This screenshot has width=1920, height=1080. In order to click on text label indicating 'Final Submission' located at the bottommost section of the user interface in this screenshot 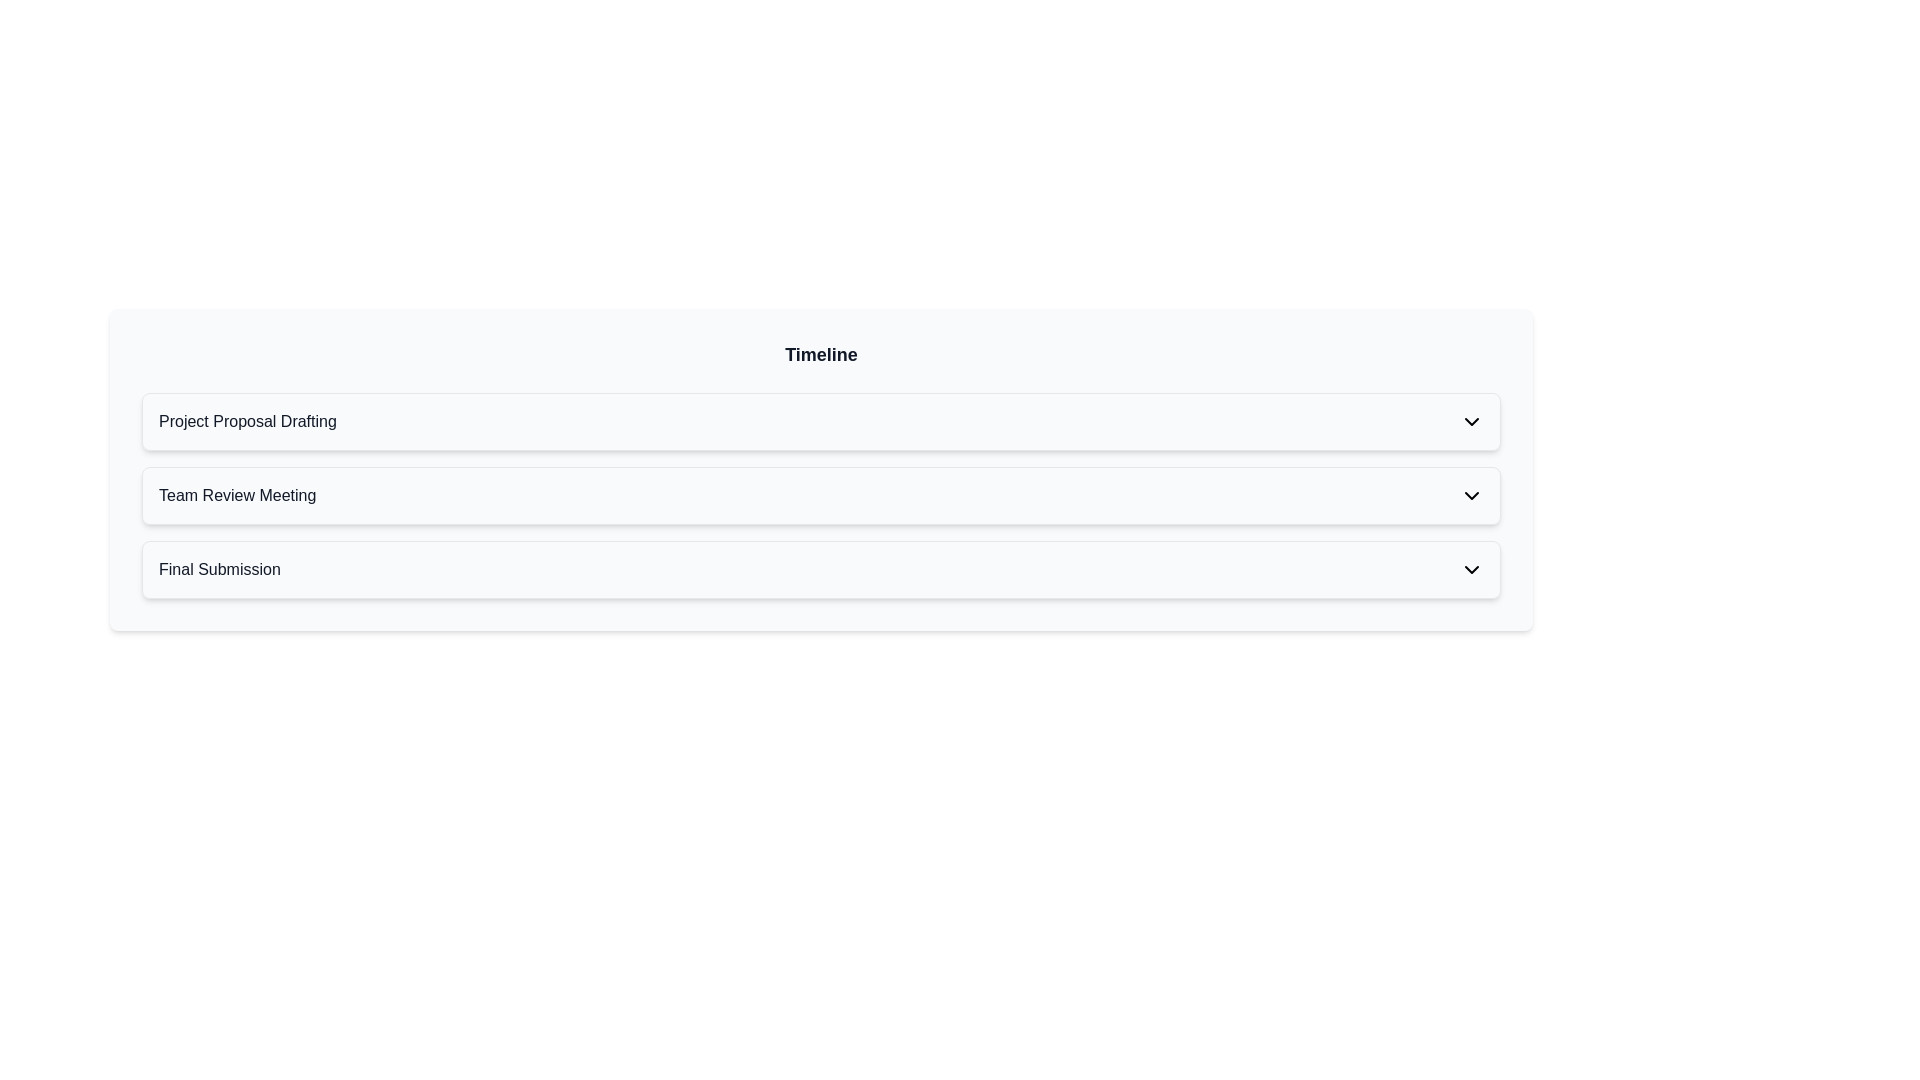, I will do `click(219, 570)`.